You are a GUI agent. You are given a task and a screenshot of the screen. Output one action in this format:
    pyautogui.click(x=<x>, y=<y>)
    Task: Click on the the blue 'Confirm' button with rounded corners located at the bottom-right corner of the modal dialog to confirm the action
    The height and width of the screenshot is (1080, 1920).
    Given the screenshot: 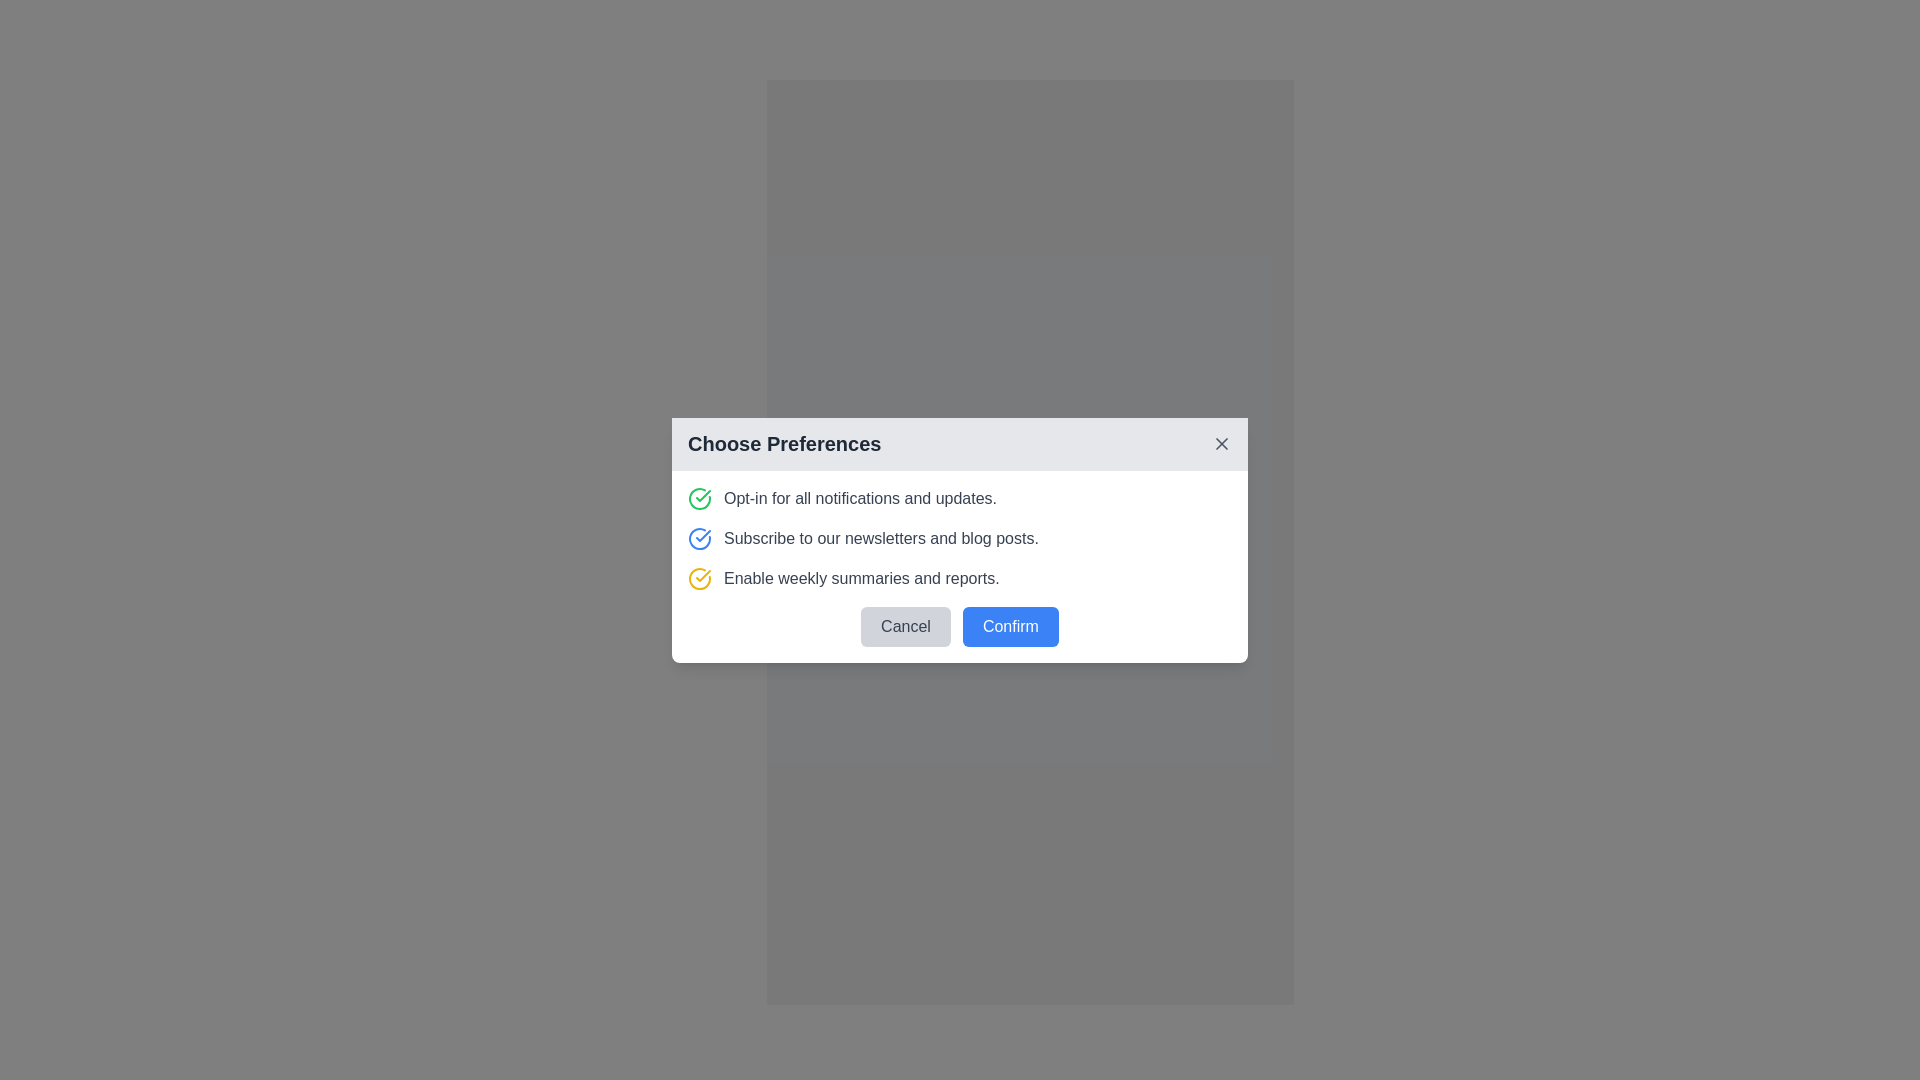 What is the action you would take?
    pyautogui.click(x=1030, y=619)
    